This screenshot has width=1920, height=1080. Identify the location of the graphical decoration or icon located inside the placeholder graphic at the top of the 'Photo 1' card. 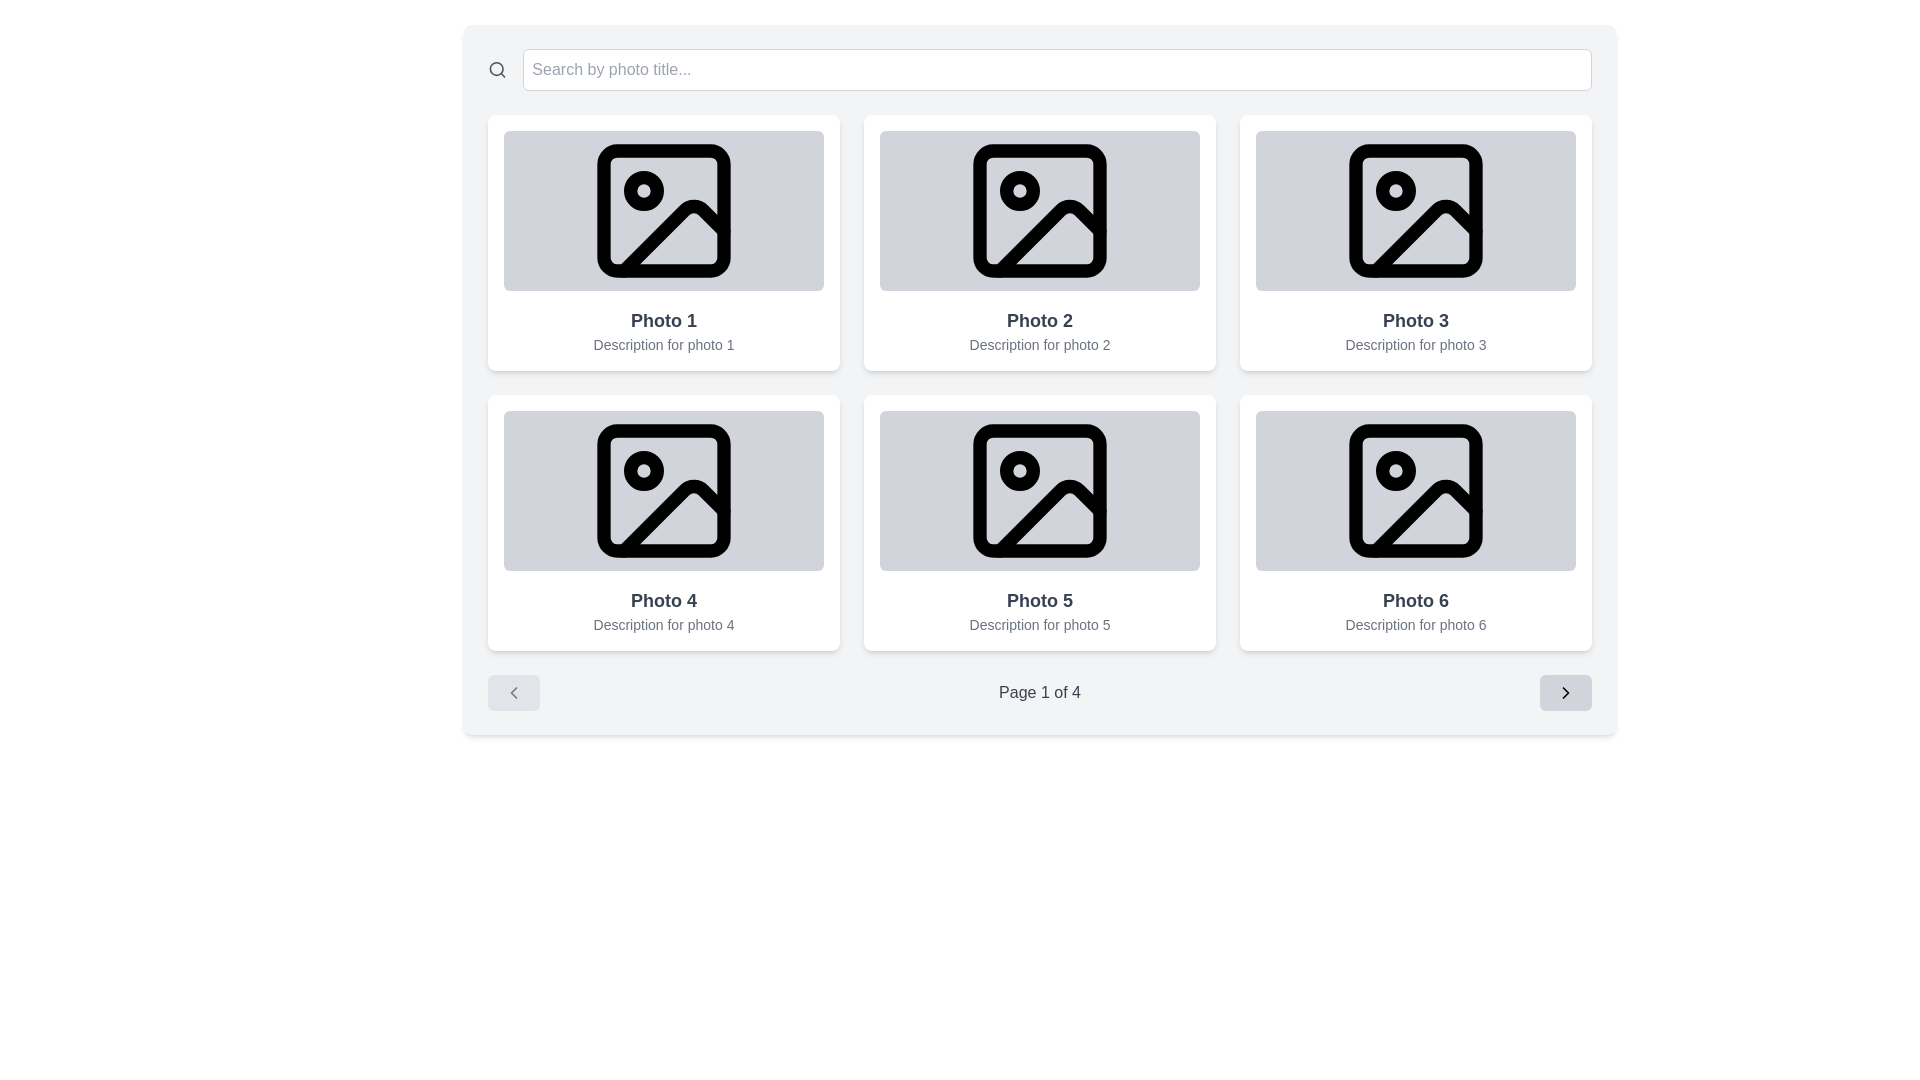
(643, 191).